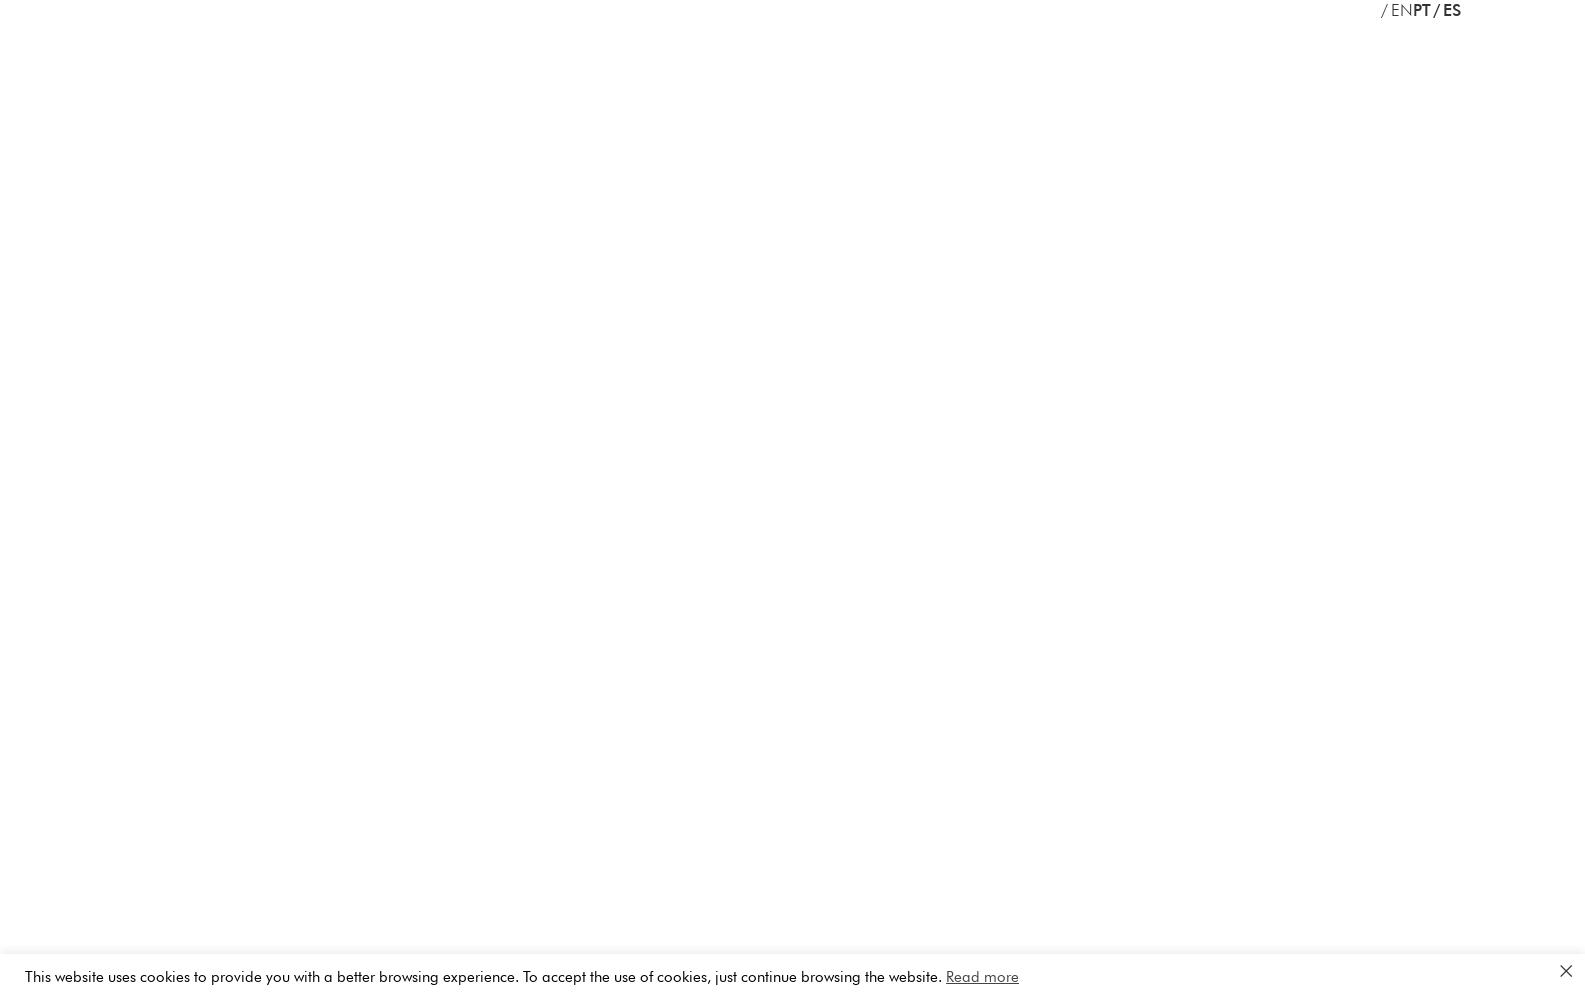 This screenshot has height=1000, width=1585. Describe the element at coordinates (1036, 246) in the screenshot. I see `'Register'` at that location.